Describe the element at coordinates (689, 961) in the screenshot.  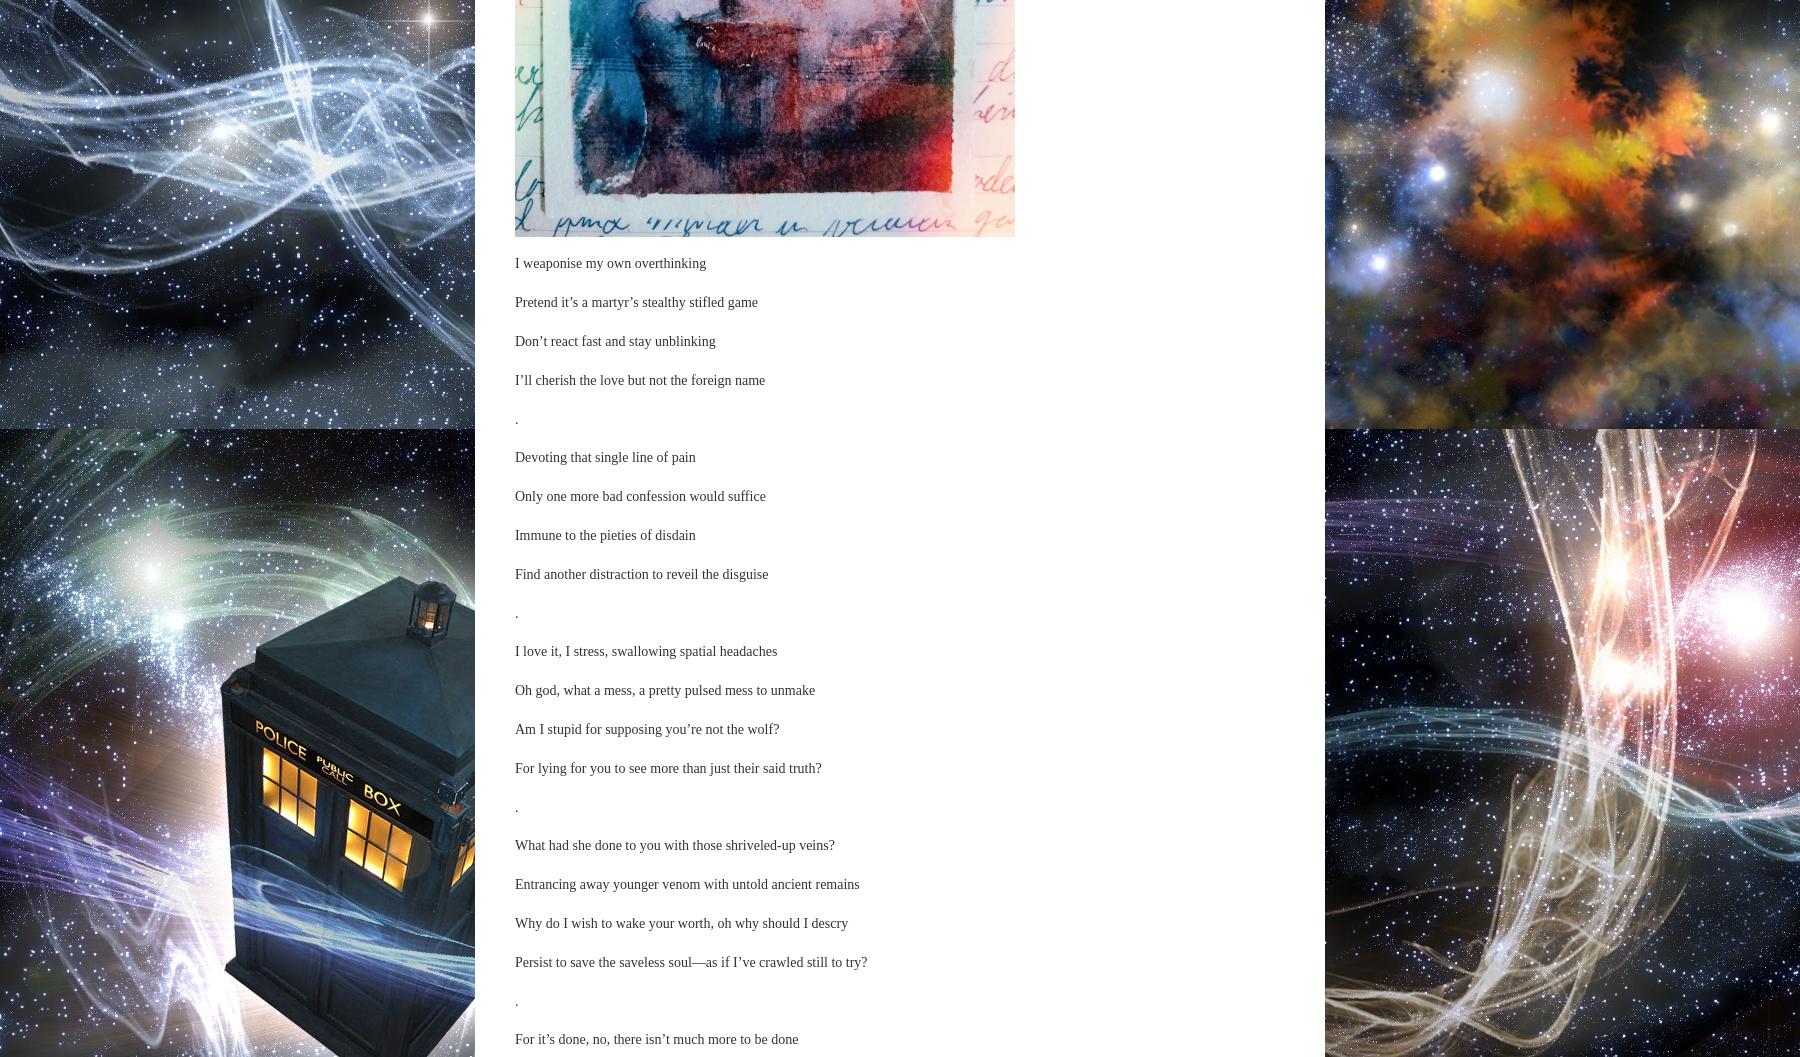
I see `'Persist to save the saveless soul—as if I’ve crawled still to try?'` at that location.